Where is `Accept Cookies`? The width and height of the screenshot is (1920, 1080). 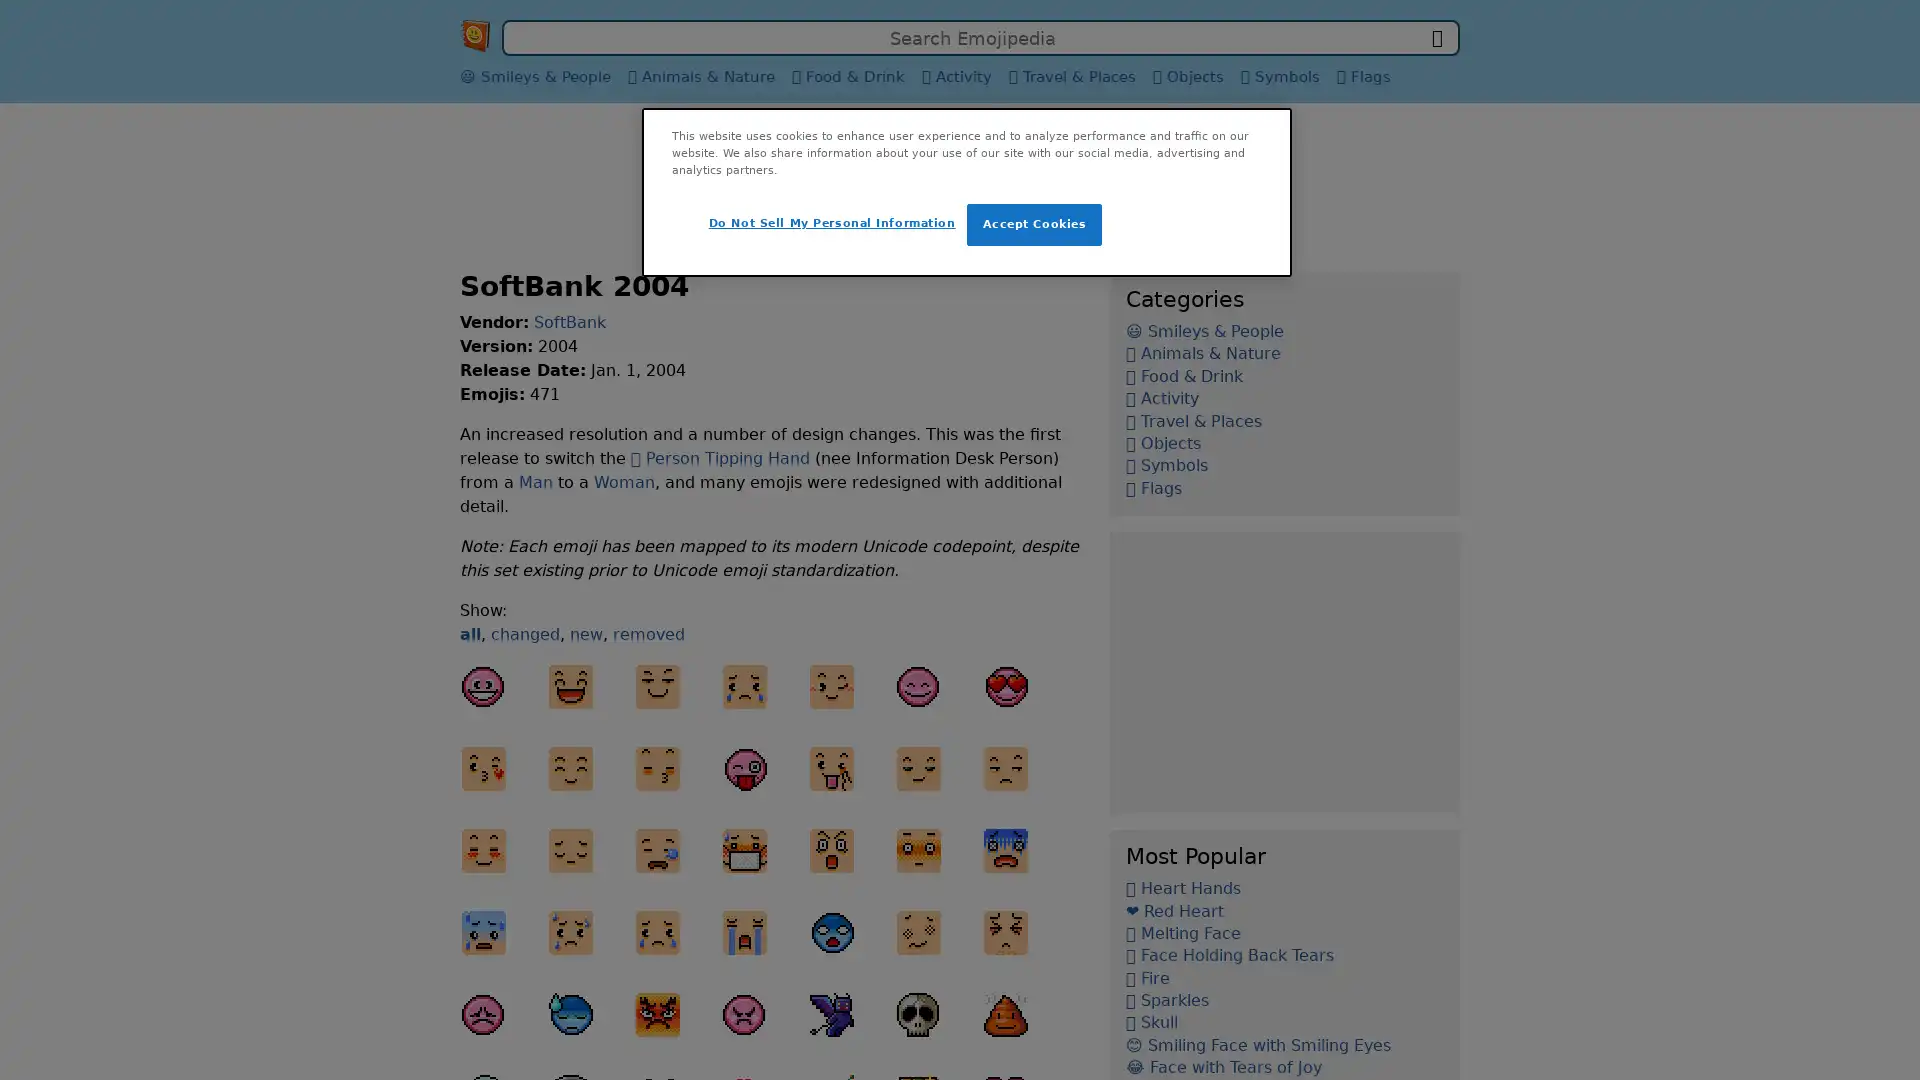
Accept Cookies is located at coordinates (1034, 224).